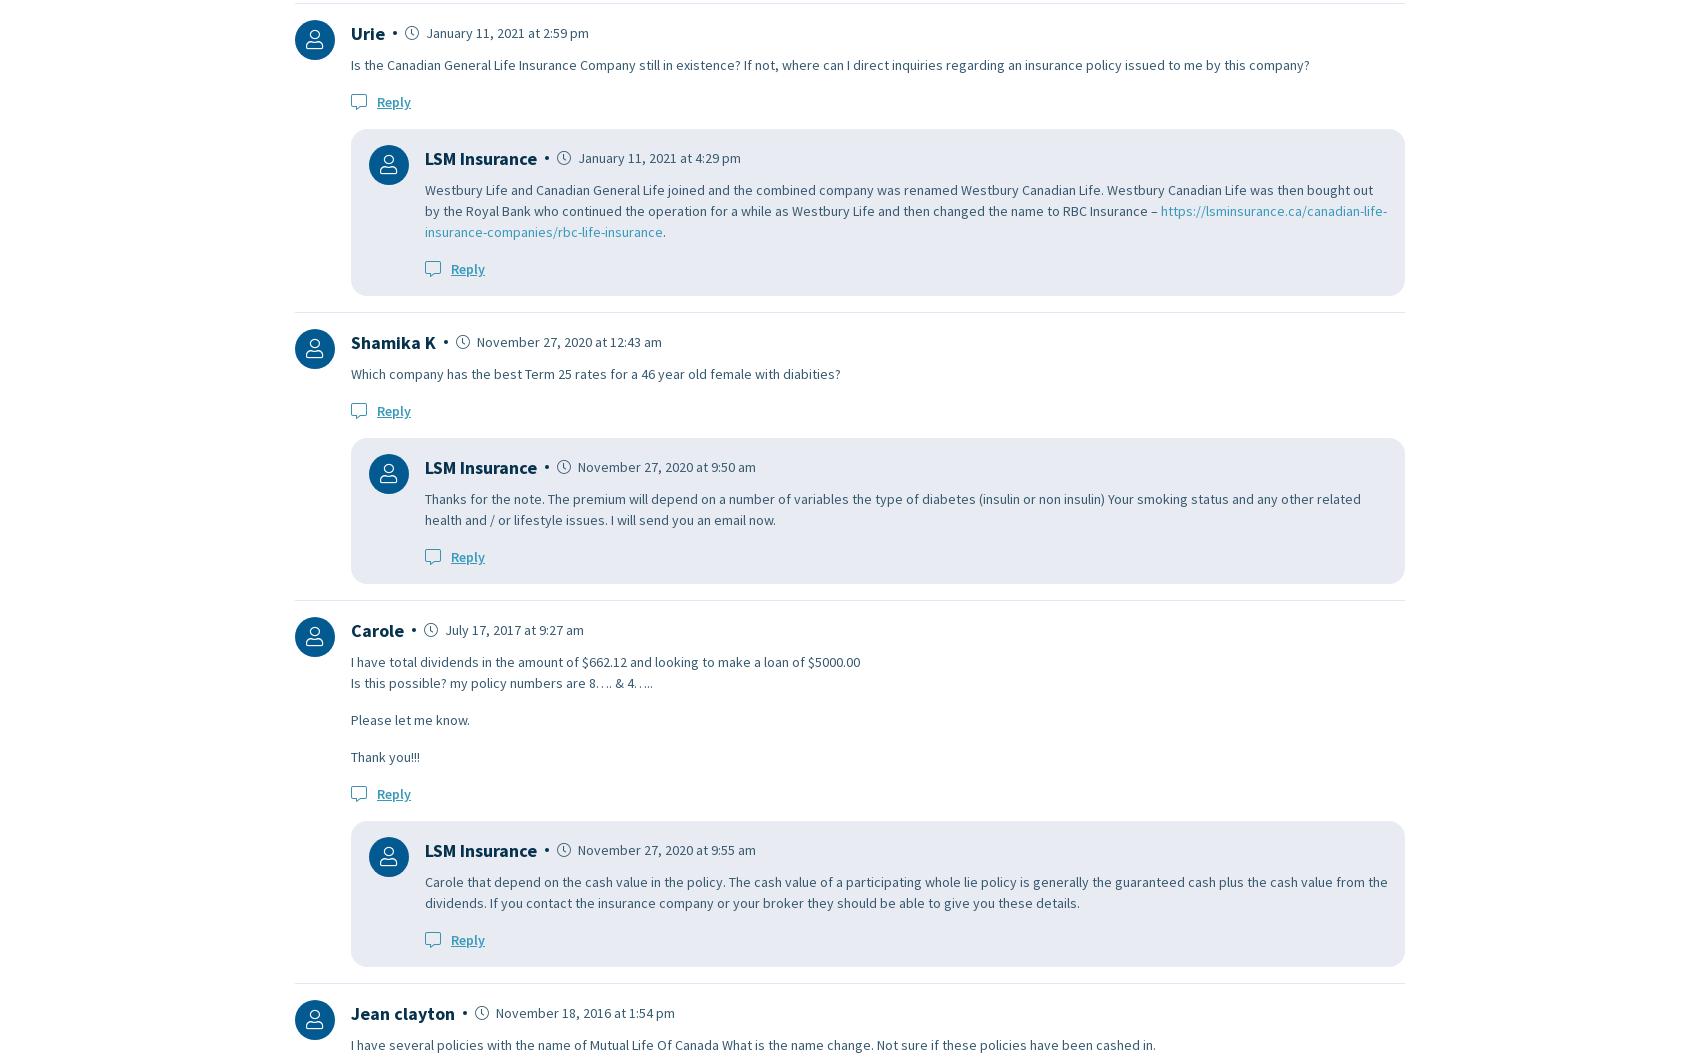 Image resolution: width=1700 pixels, height=1061 pixels. I want to click on 'Which company has the best Term 25 rates for a 46 year old female with diabities?', so click(350, 373).